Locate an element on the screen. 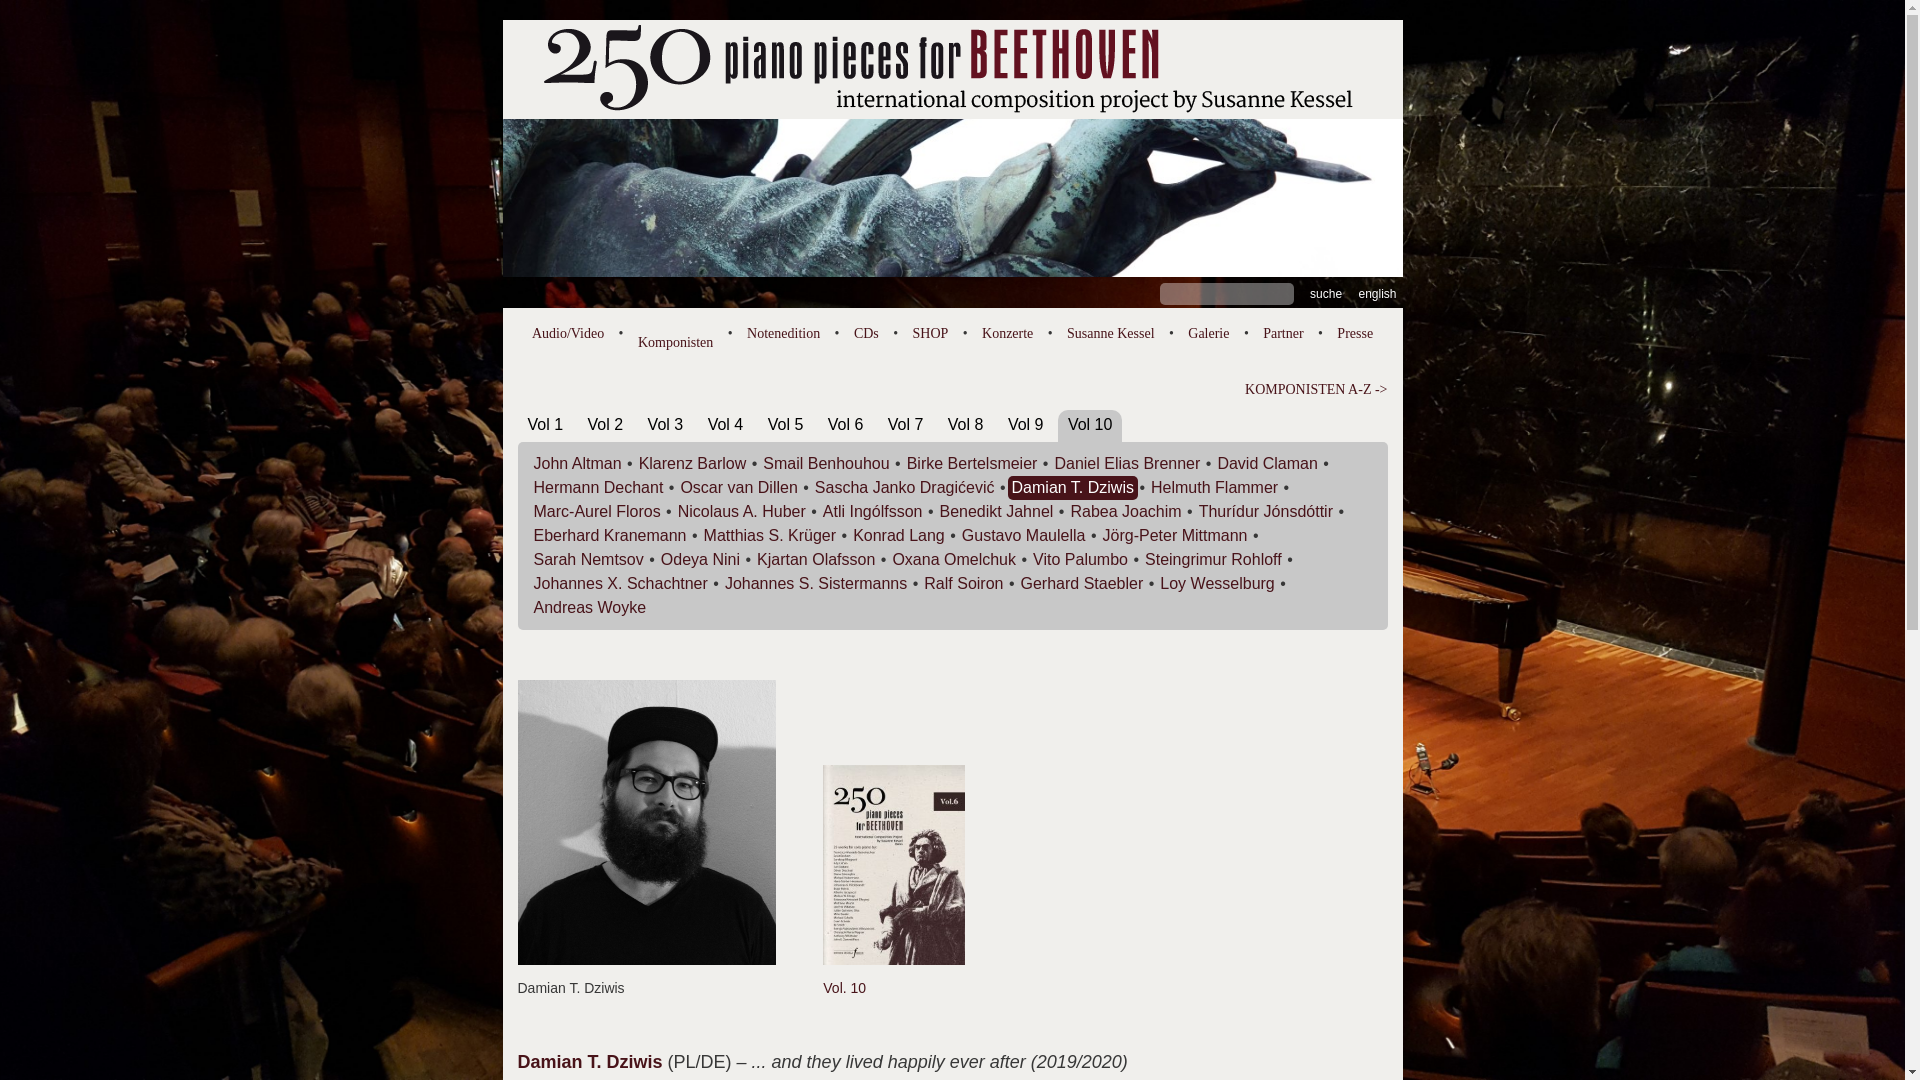  'Suche' is located at coordinates (1325, 293).